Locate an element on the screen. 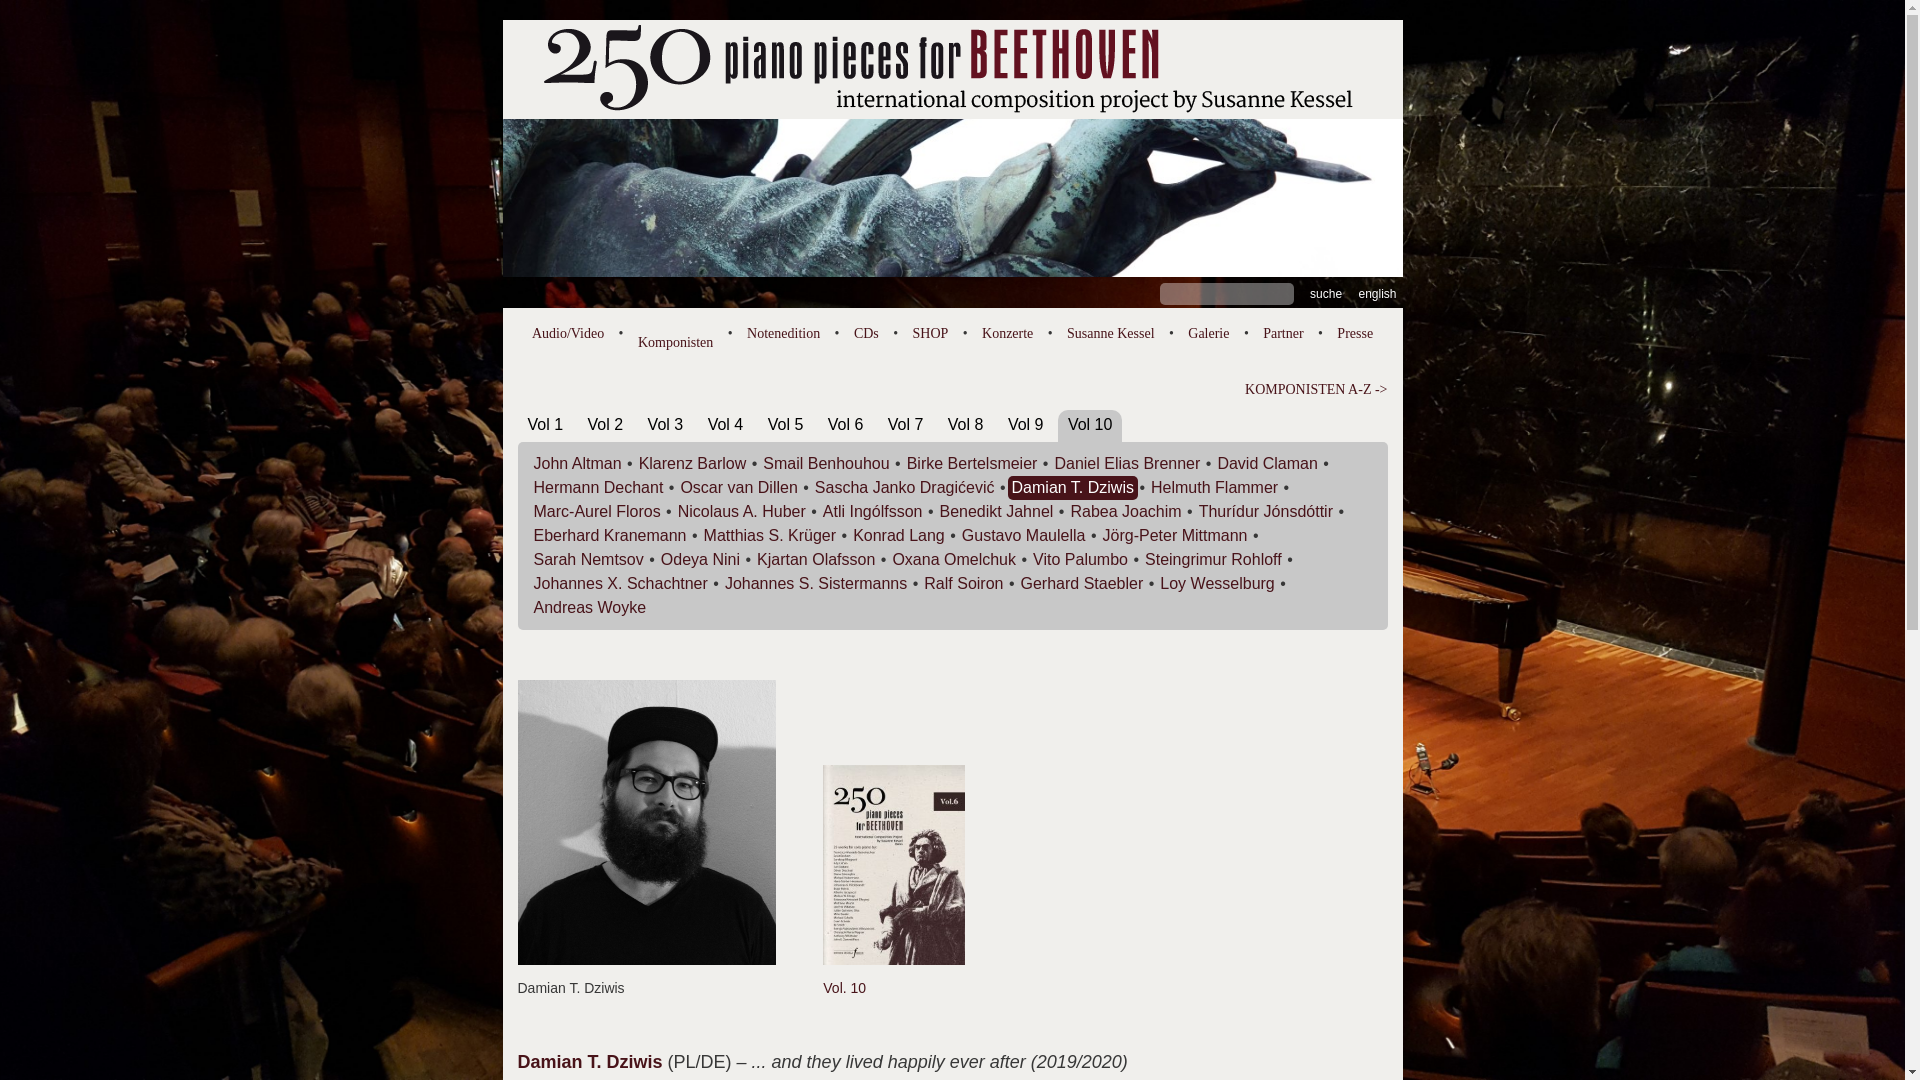  'Suche' is located at coordinates (1325, 293).